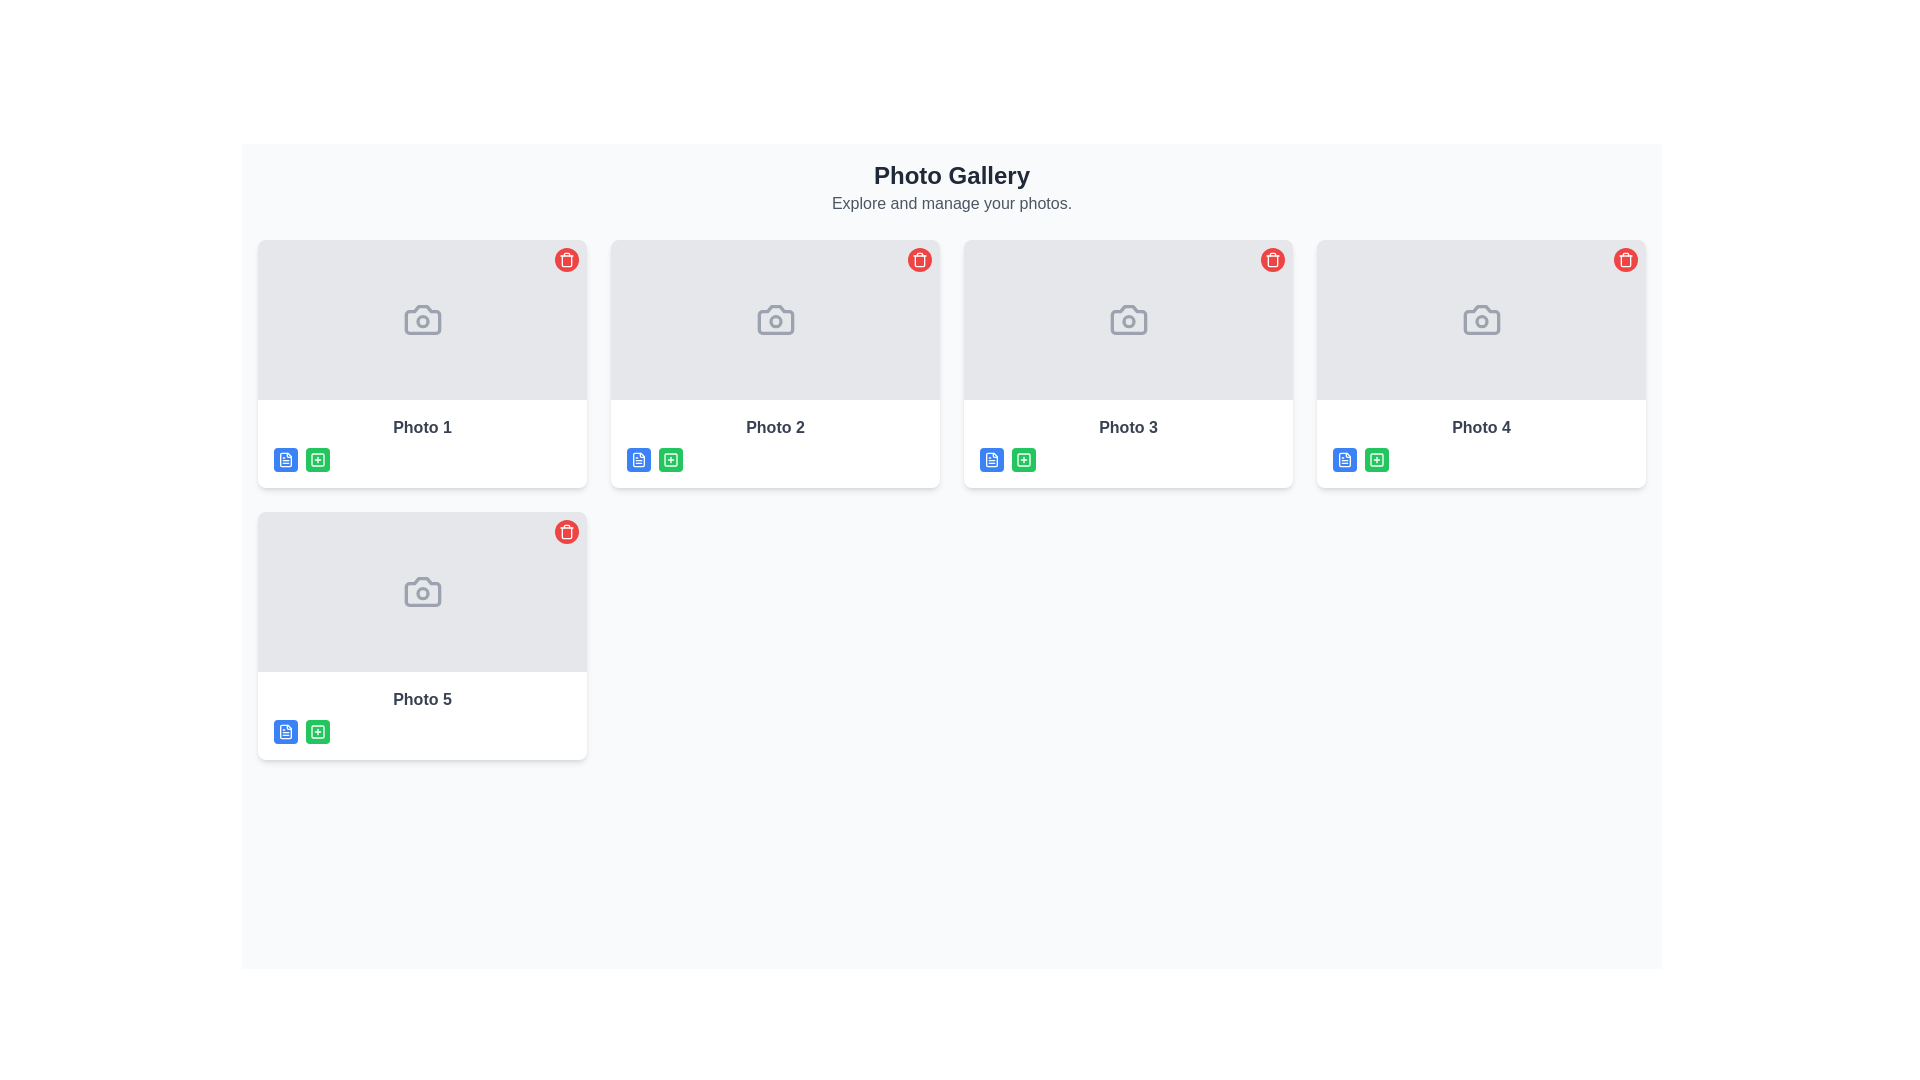  I want to click on the title of the photo placeholder in the gallery application, so click(1481, 442).